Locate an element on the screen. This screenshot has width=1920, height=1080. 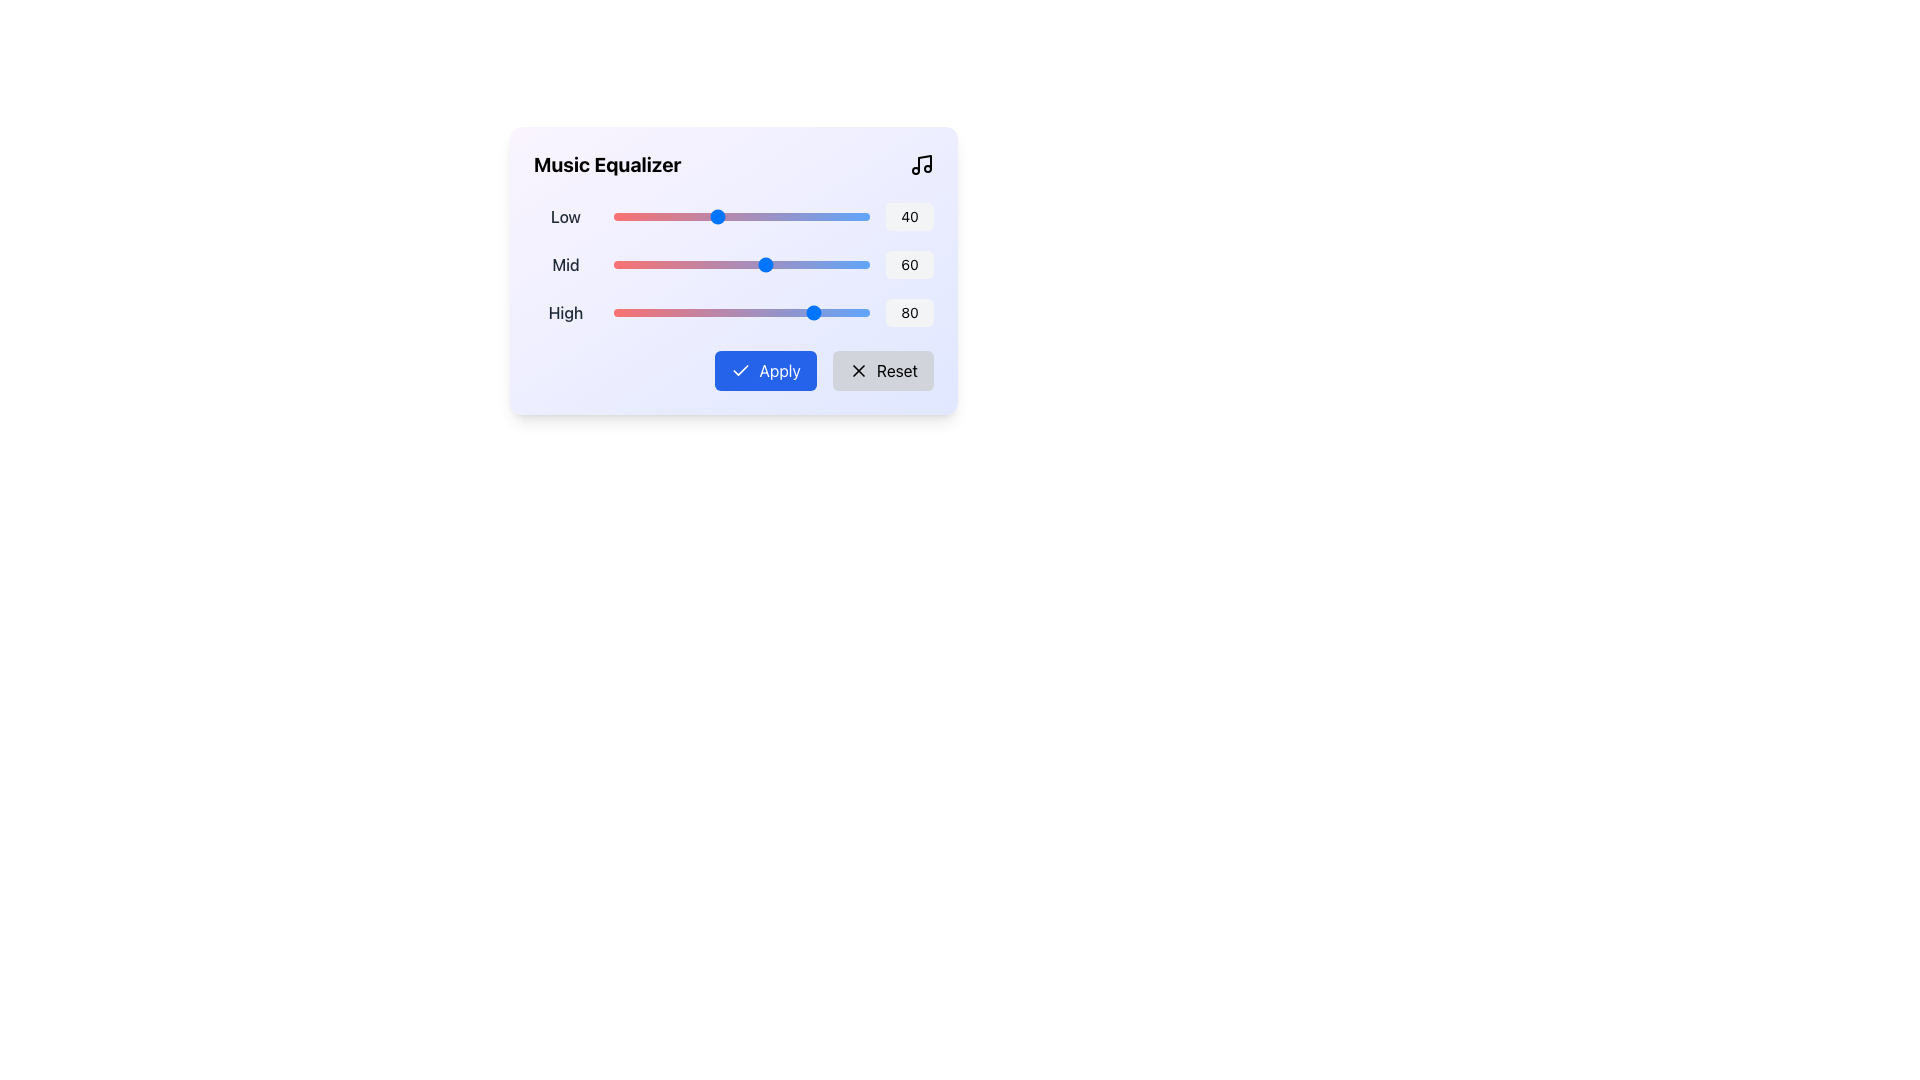
the minimalistic check icon, which is a blue button icon located to the left of the 'Apply' label is located at coordinates (740, 370).